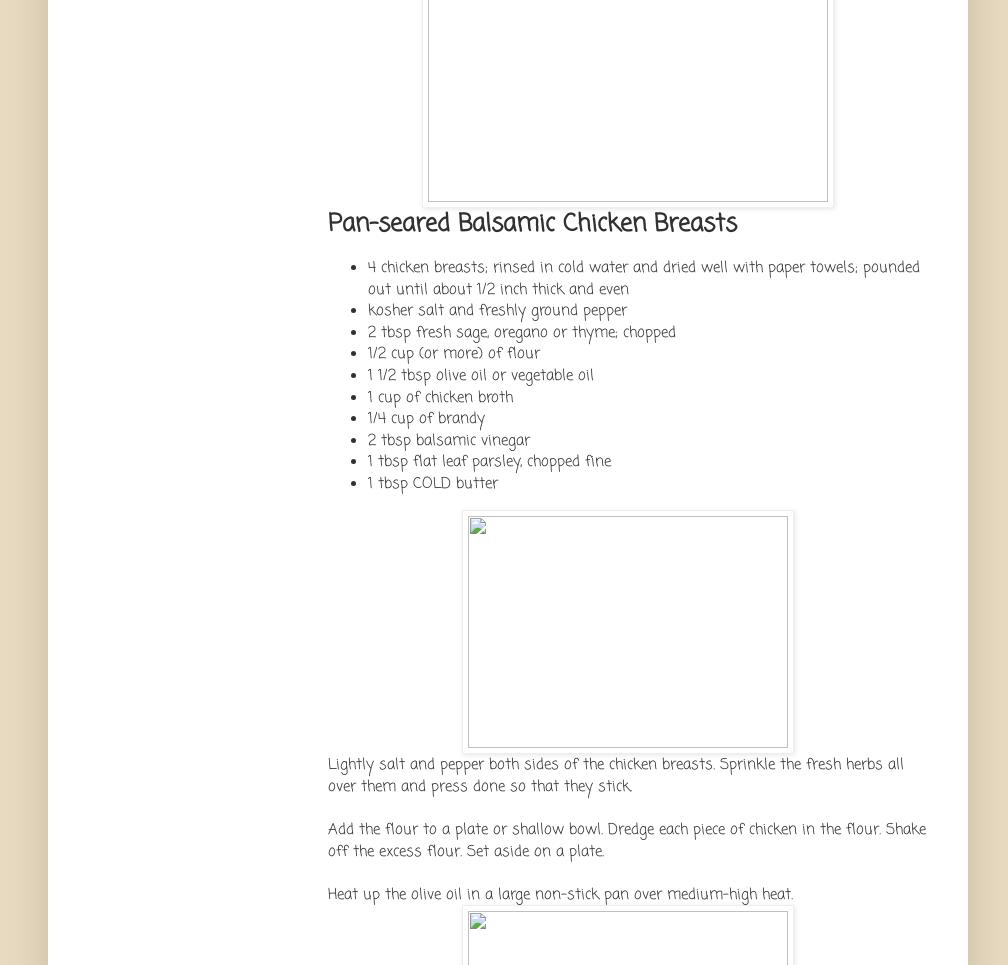 The image size is (1008, 965). What do you see at coordinates (615, 773) in the screenshot?
I see `'Lightly salt and pepper both sides of the chicken breasts. Sprinkle the fresh herbs all over them and press done so that they stick.'` at bounding box center [615, 773].